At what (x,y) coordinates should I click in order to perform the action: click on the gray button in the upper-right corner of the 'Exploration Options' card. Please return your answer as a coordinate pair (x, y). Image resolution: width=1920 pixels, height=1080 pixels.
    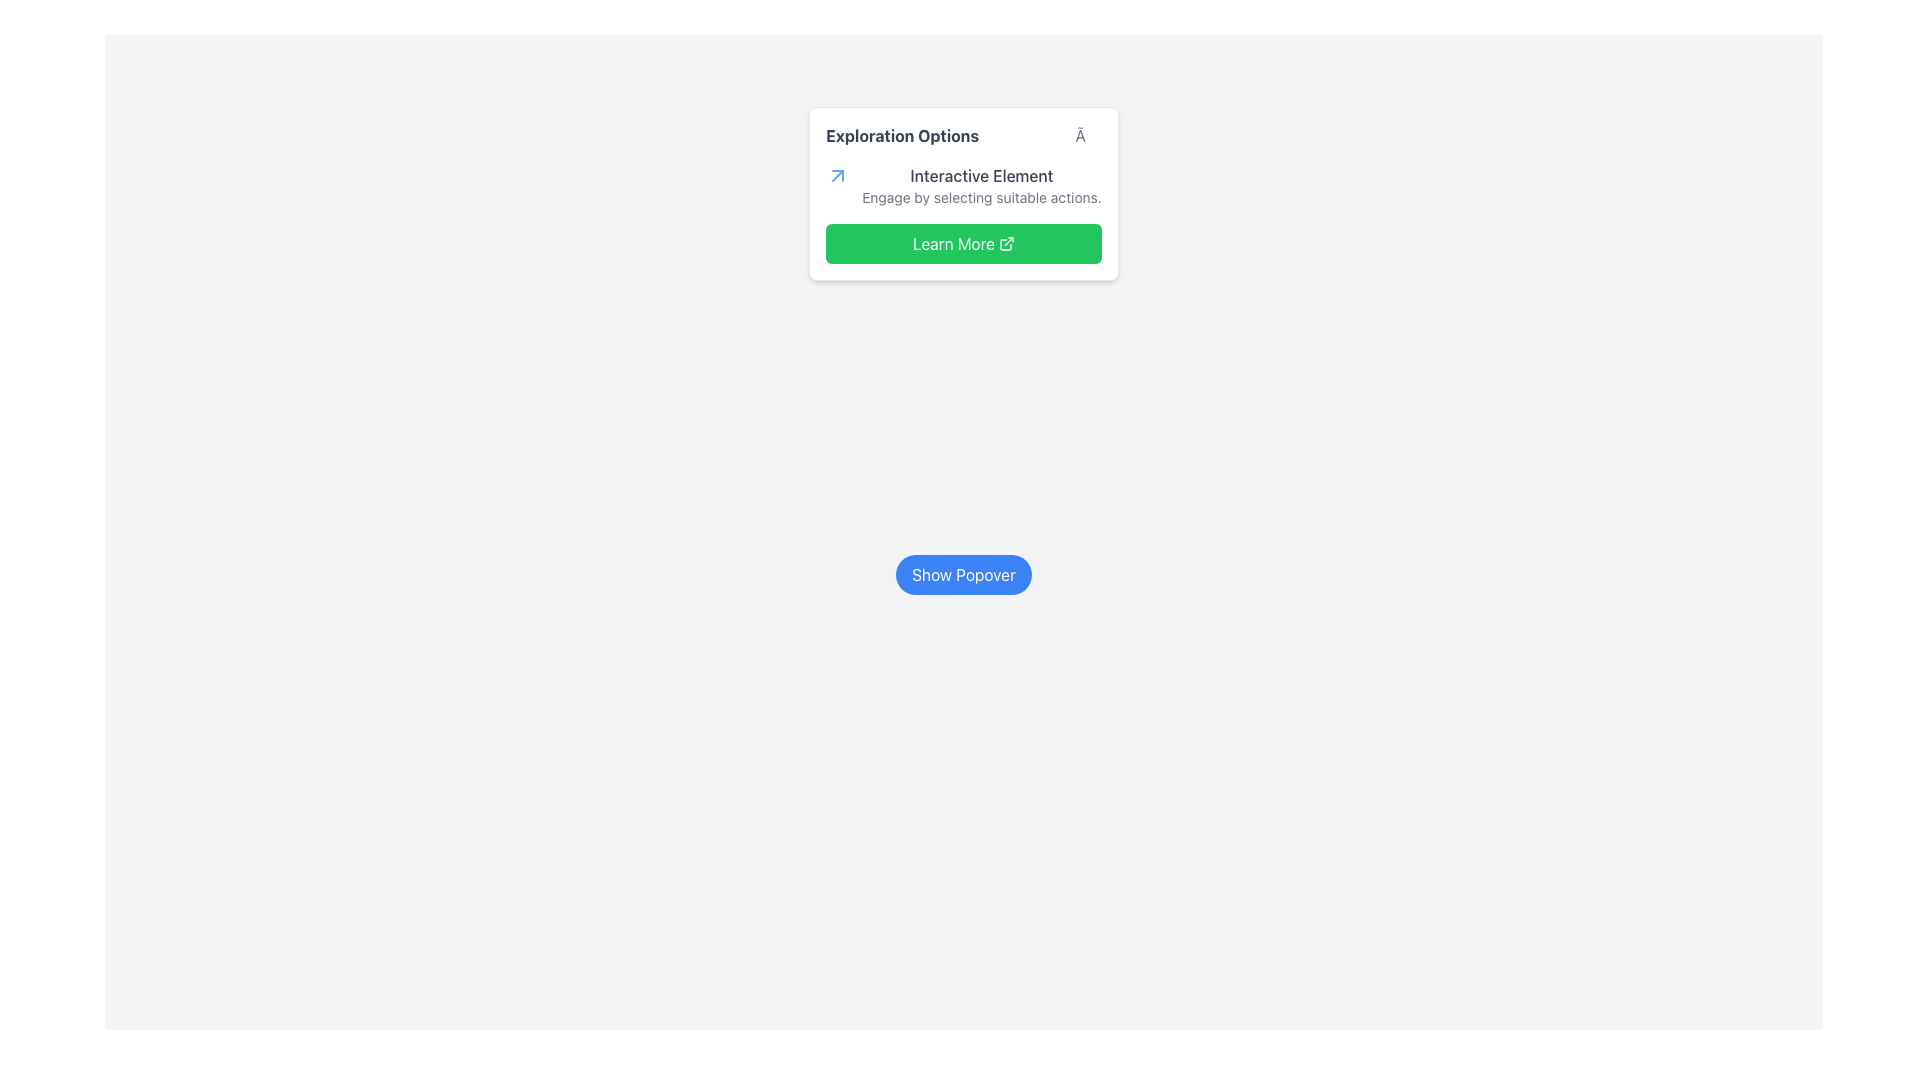
    Looking at the image, I should click on (1087, 135).